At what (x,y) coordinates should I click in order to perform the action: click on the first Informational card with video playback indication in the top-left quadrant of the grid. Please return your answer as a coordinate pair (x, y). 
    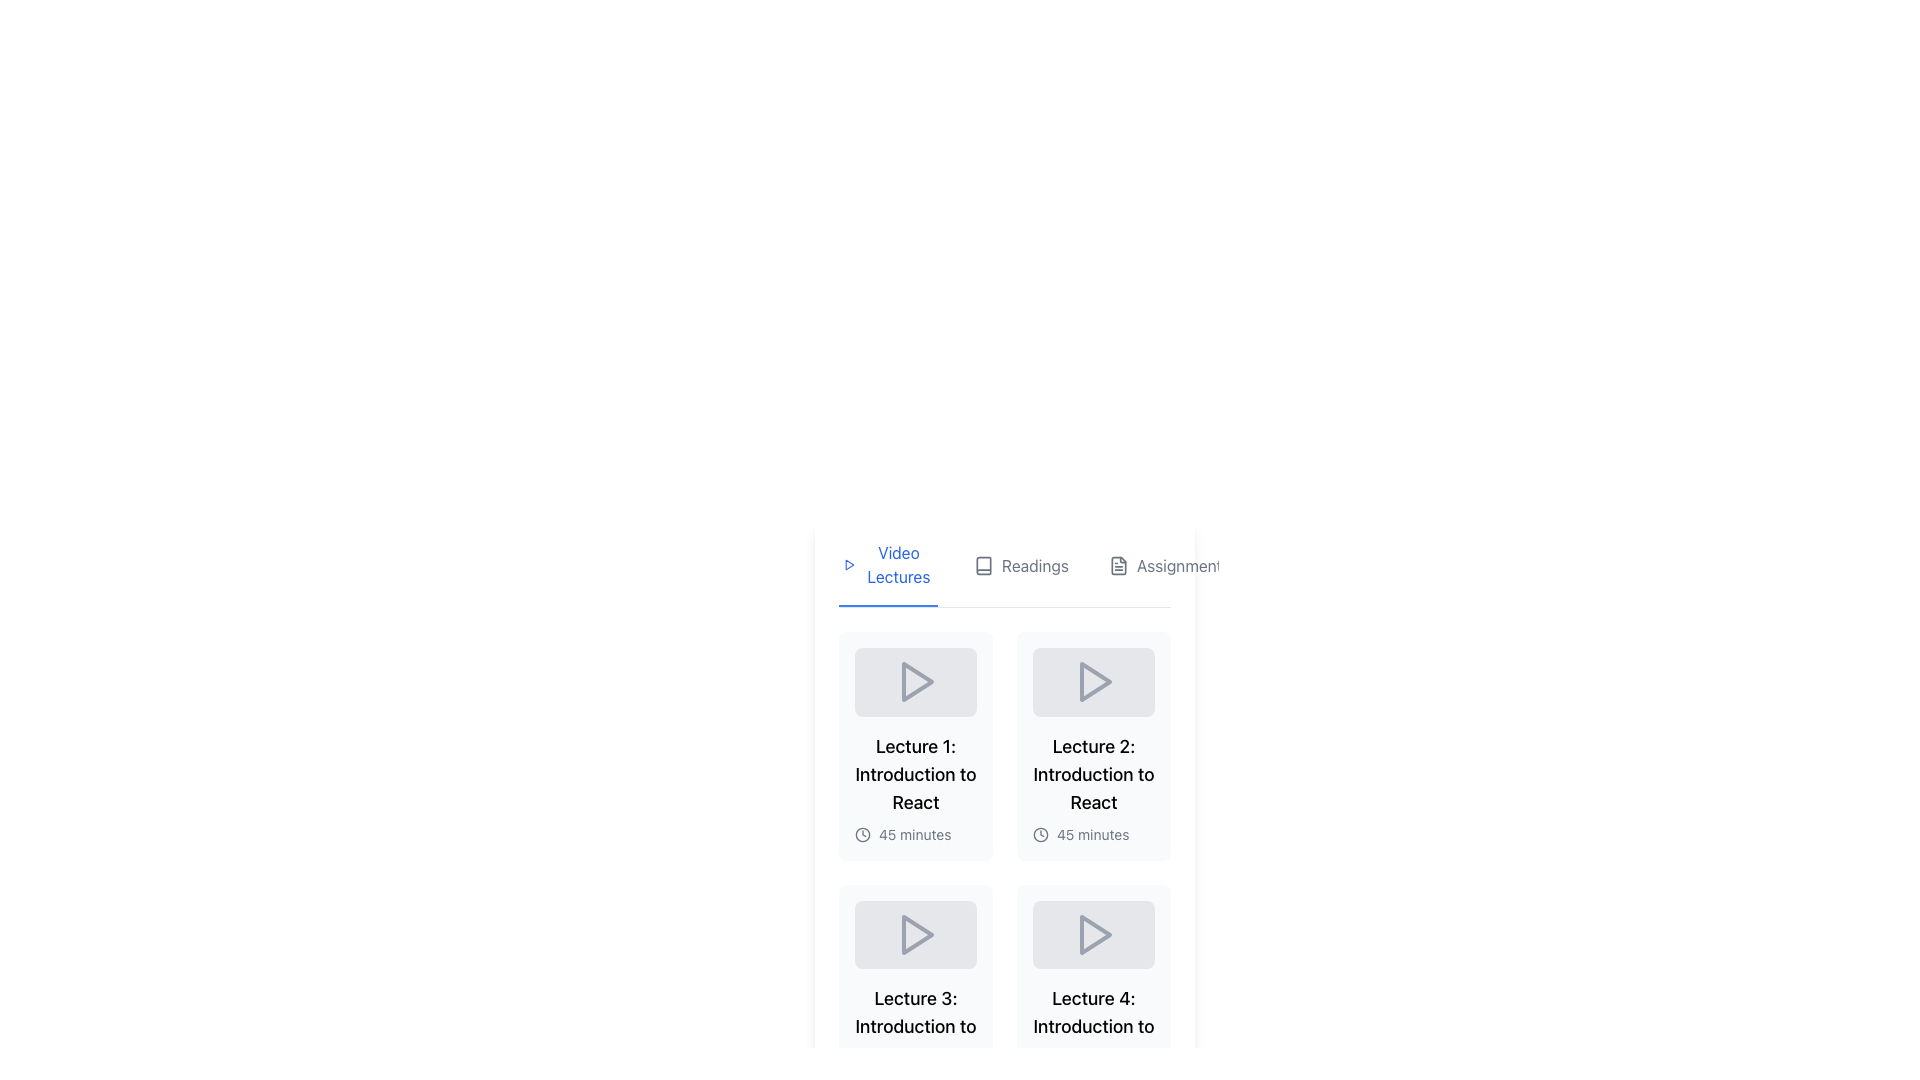
    Looking at the image, I should click on (915, 745).